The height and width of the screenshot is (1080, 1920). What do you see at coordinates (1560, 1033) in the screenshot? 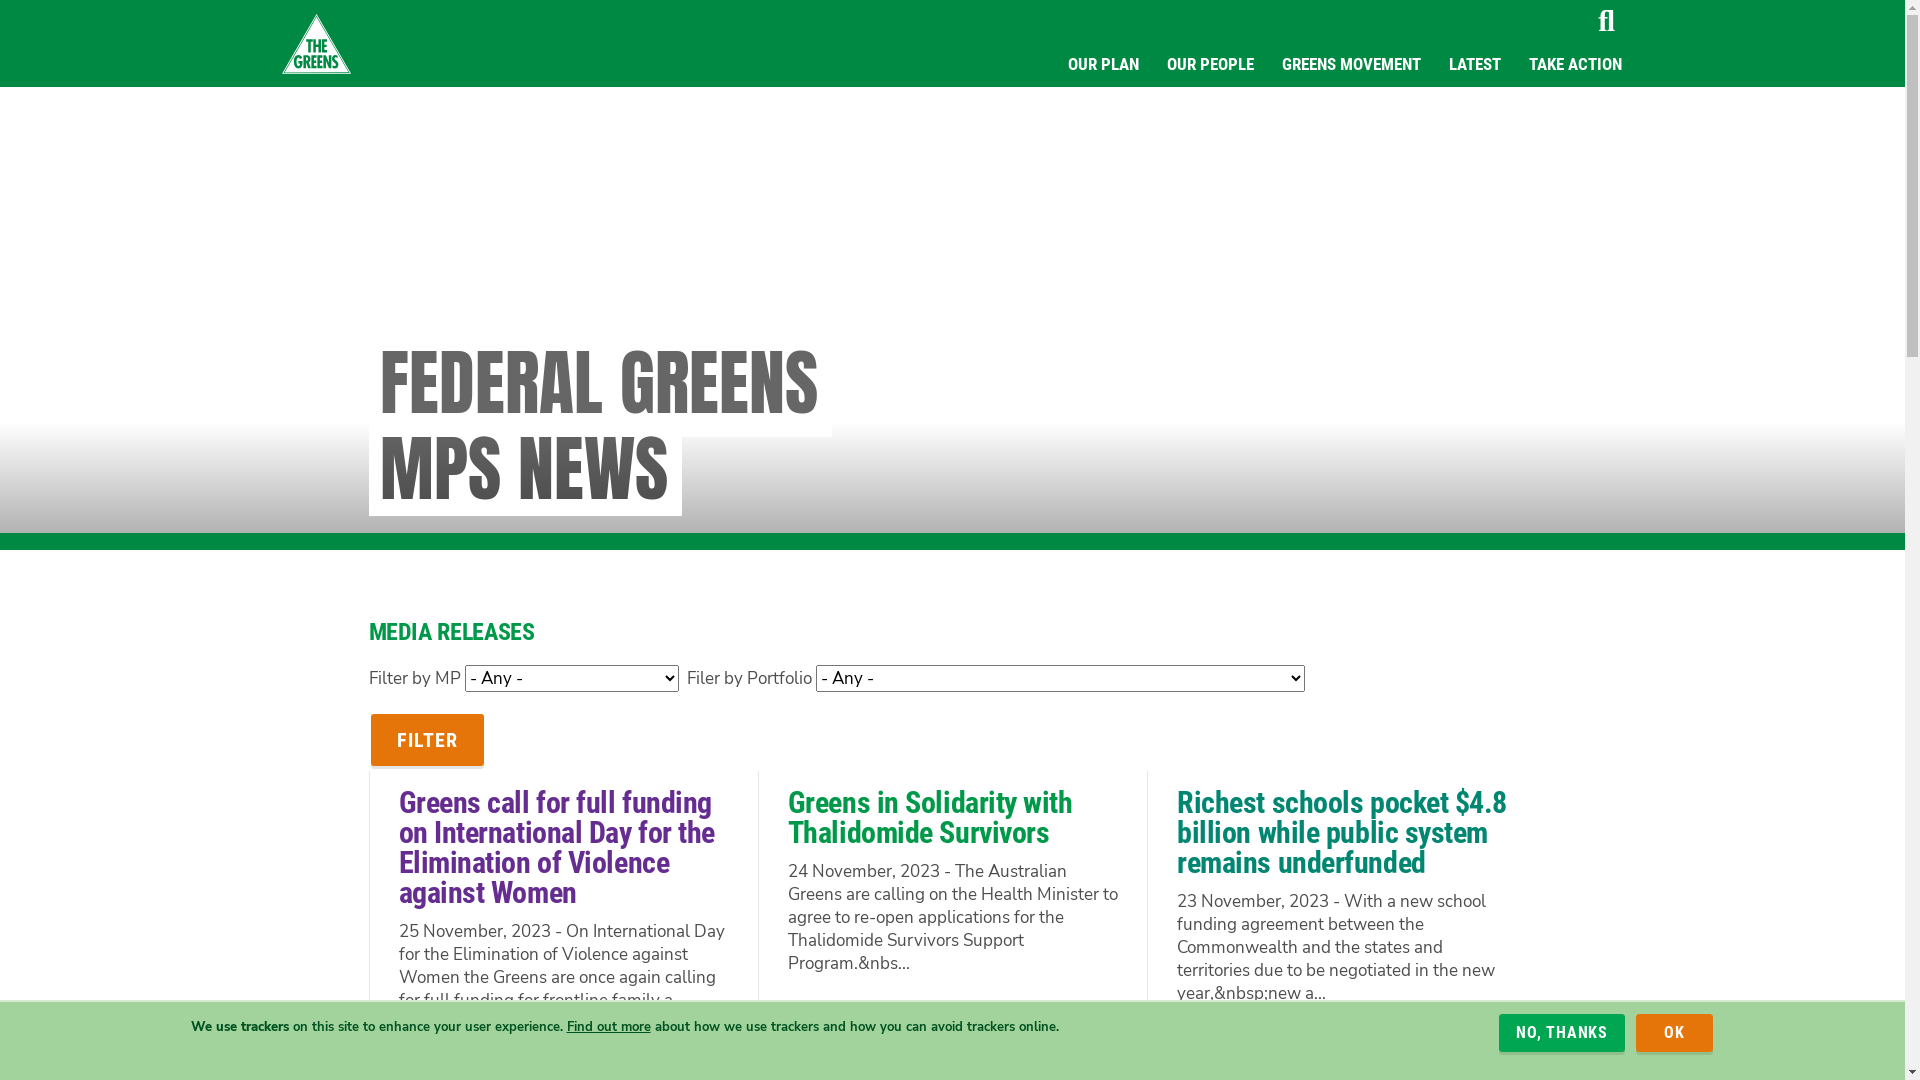
I see `'NO, THANKS'` at bounding box center [1560, 1033].